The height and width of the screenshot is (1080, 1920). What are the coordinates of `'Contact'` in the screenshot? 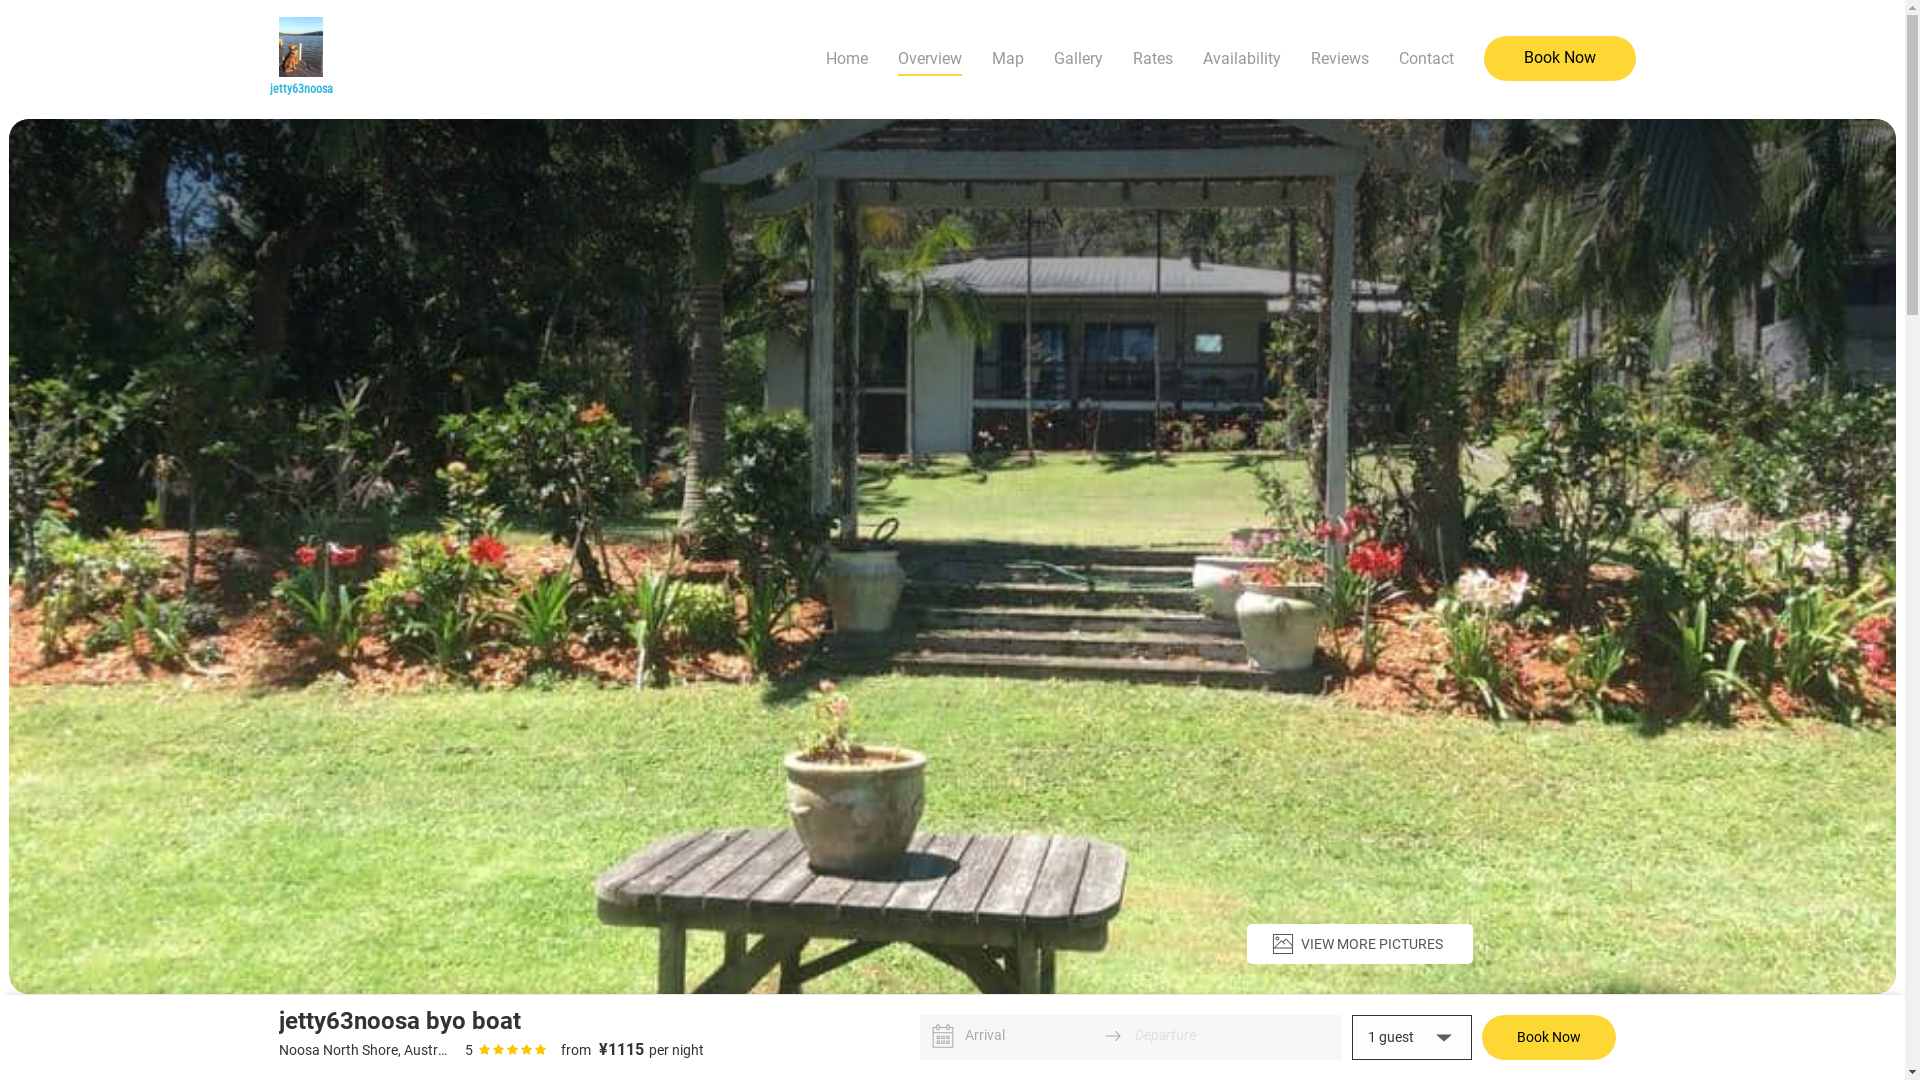 It's located at (1424, 57).